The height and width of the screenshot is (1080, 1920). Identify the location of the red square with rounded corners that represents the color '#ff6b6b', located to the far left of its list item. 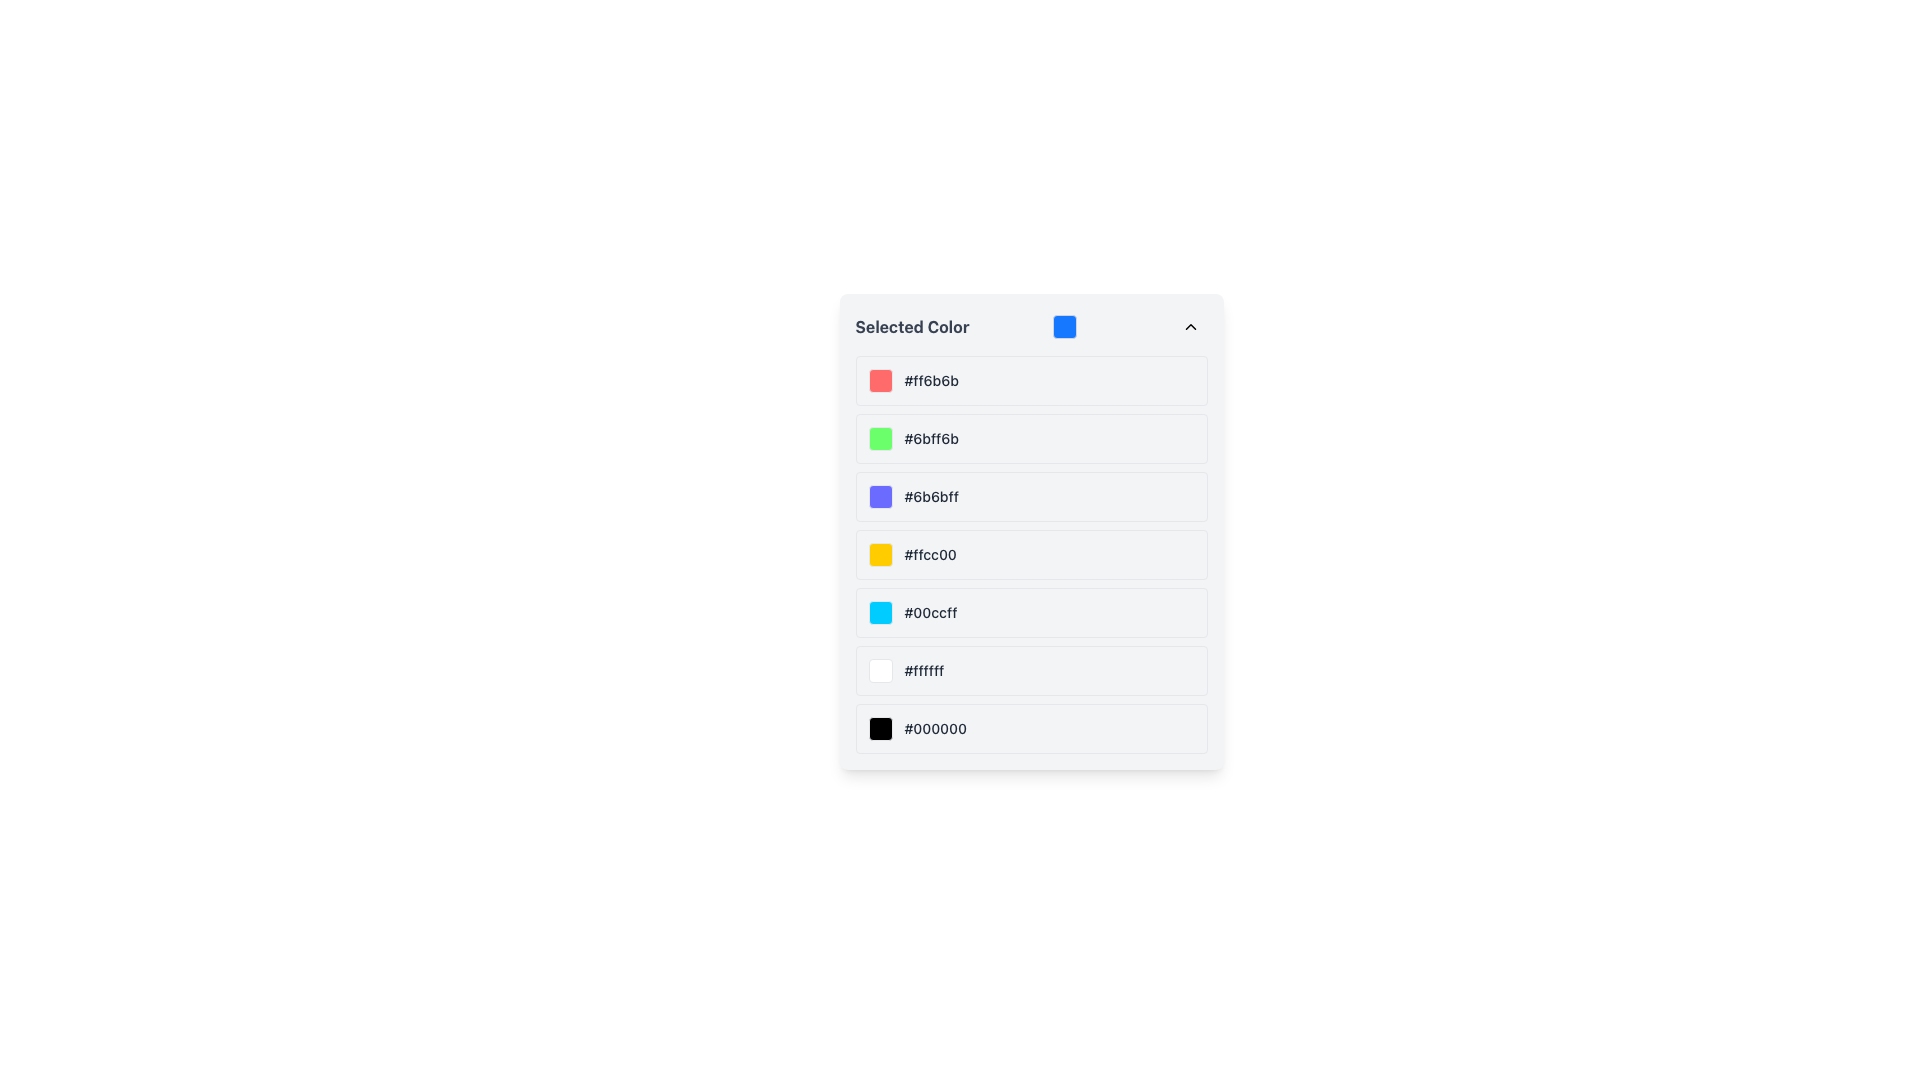
(880, 381).